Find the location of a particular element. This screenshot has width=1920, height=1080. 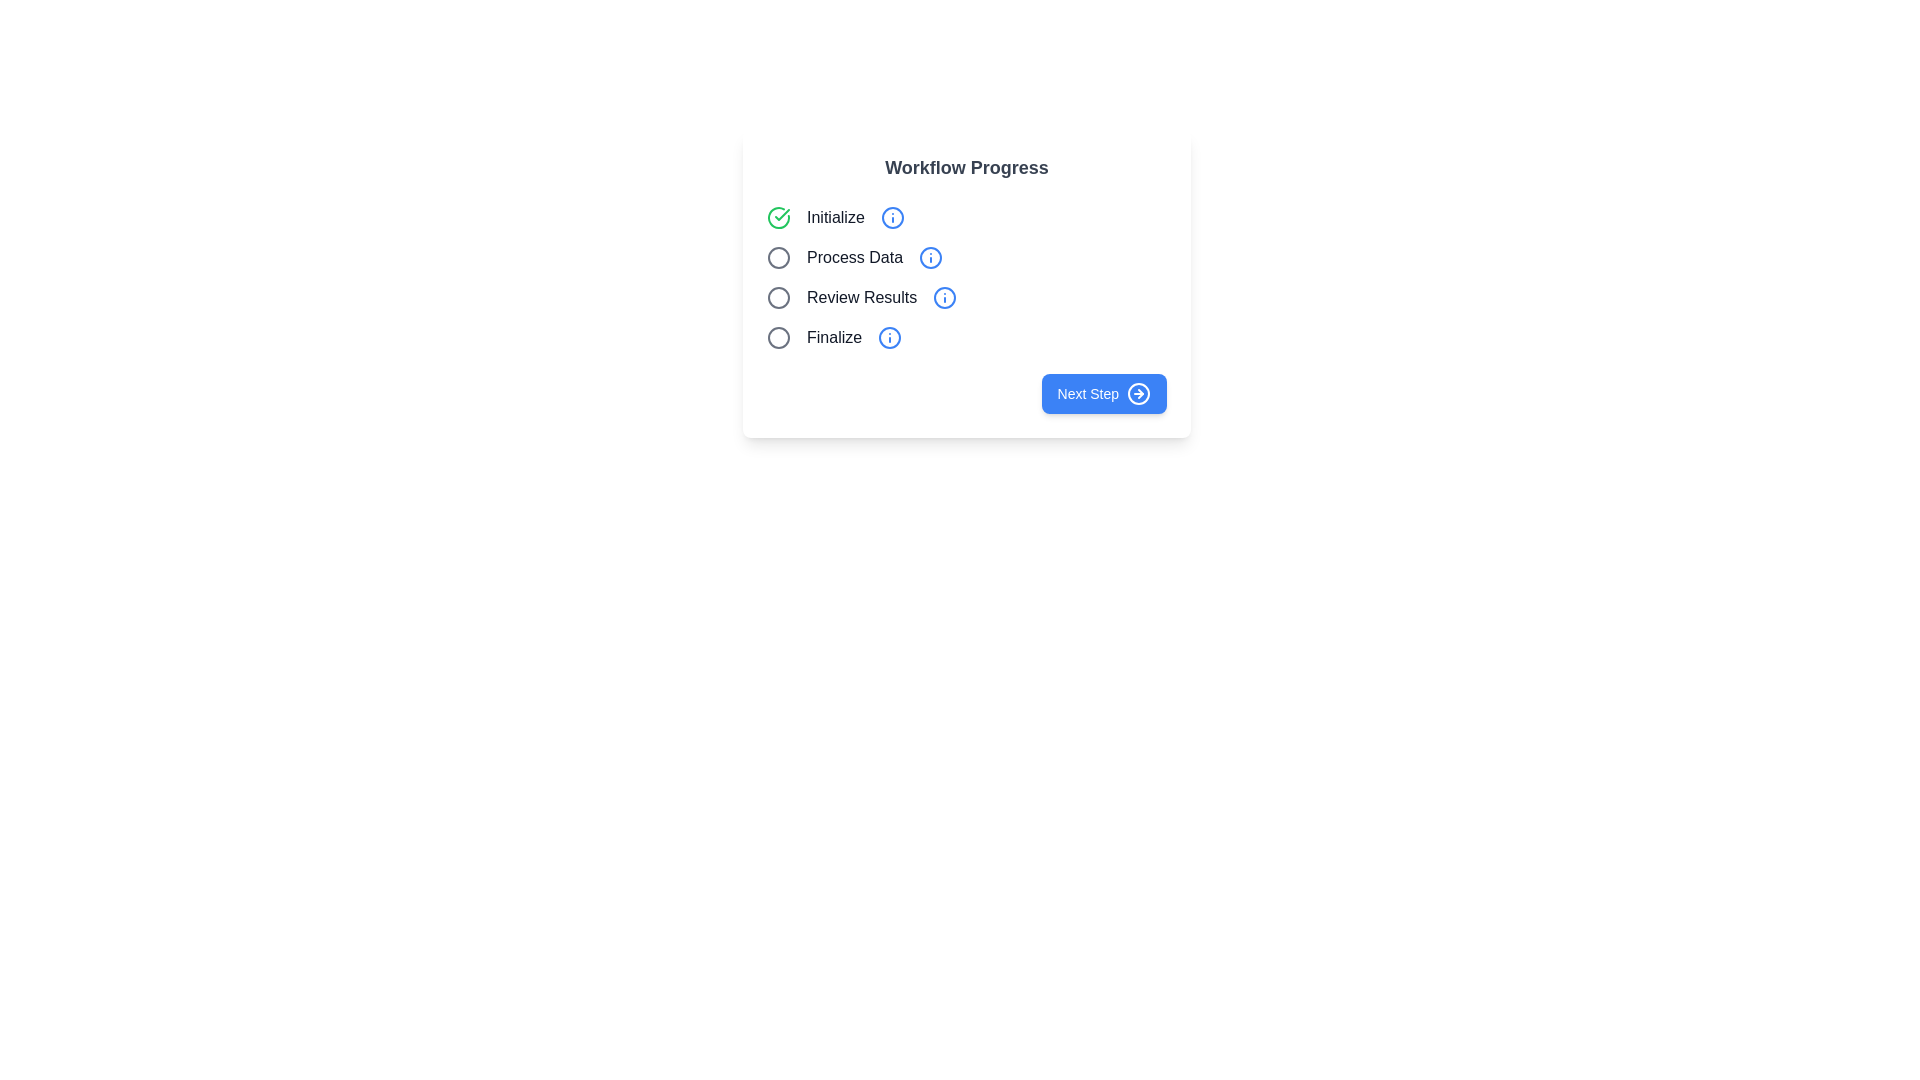

the 'Finalize' text label, which is the third item in a vertical list, positioned below 'Review Results' and above an additional information icon is located at coordinates (834, 337).